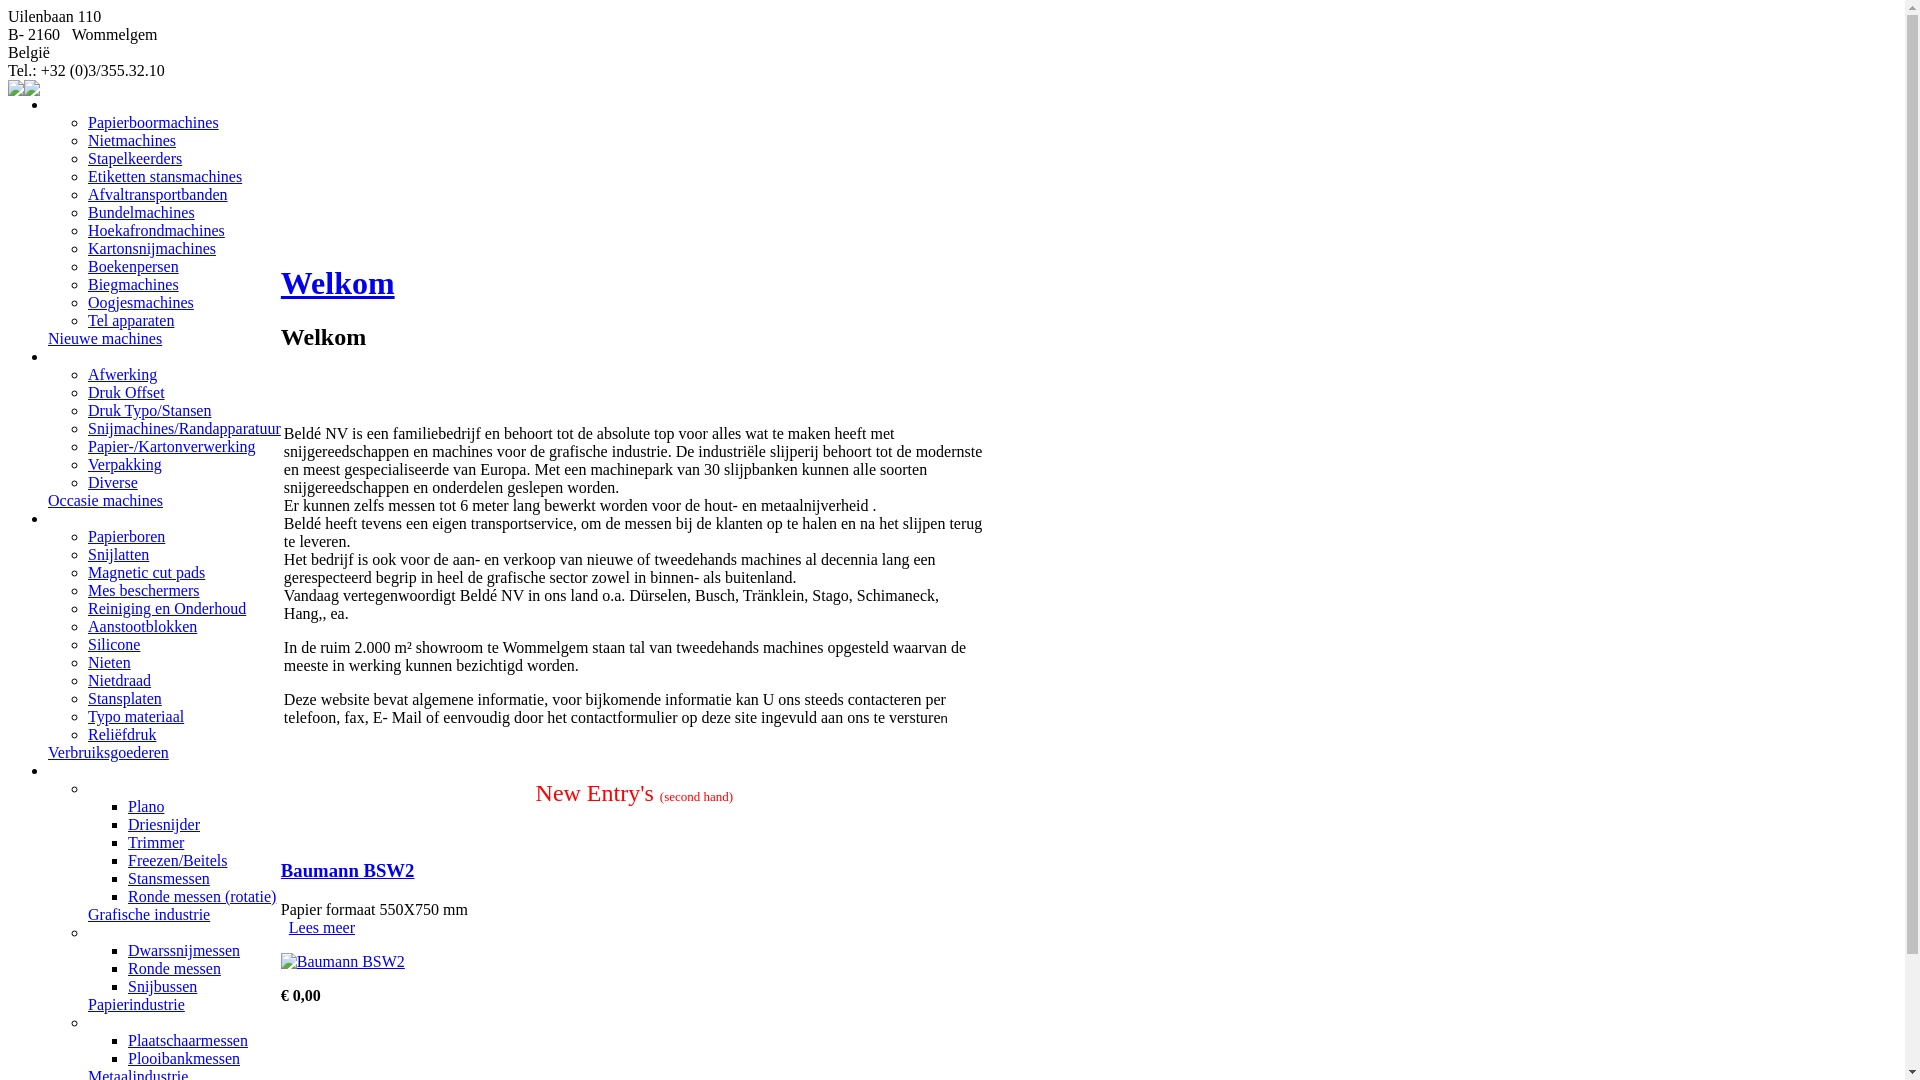 This screenshot has width=1920, height=1080. I want to click on 'Nietdraad', so click(118, 679).